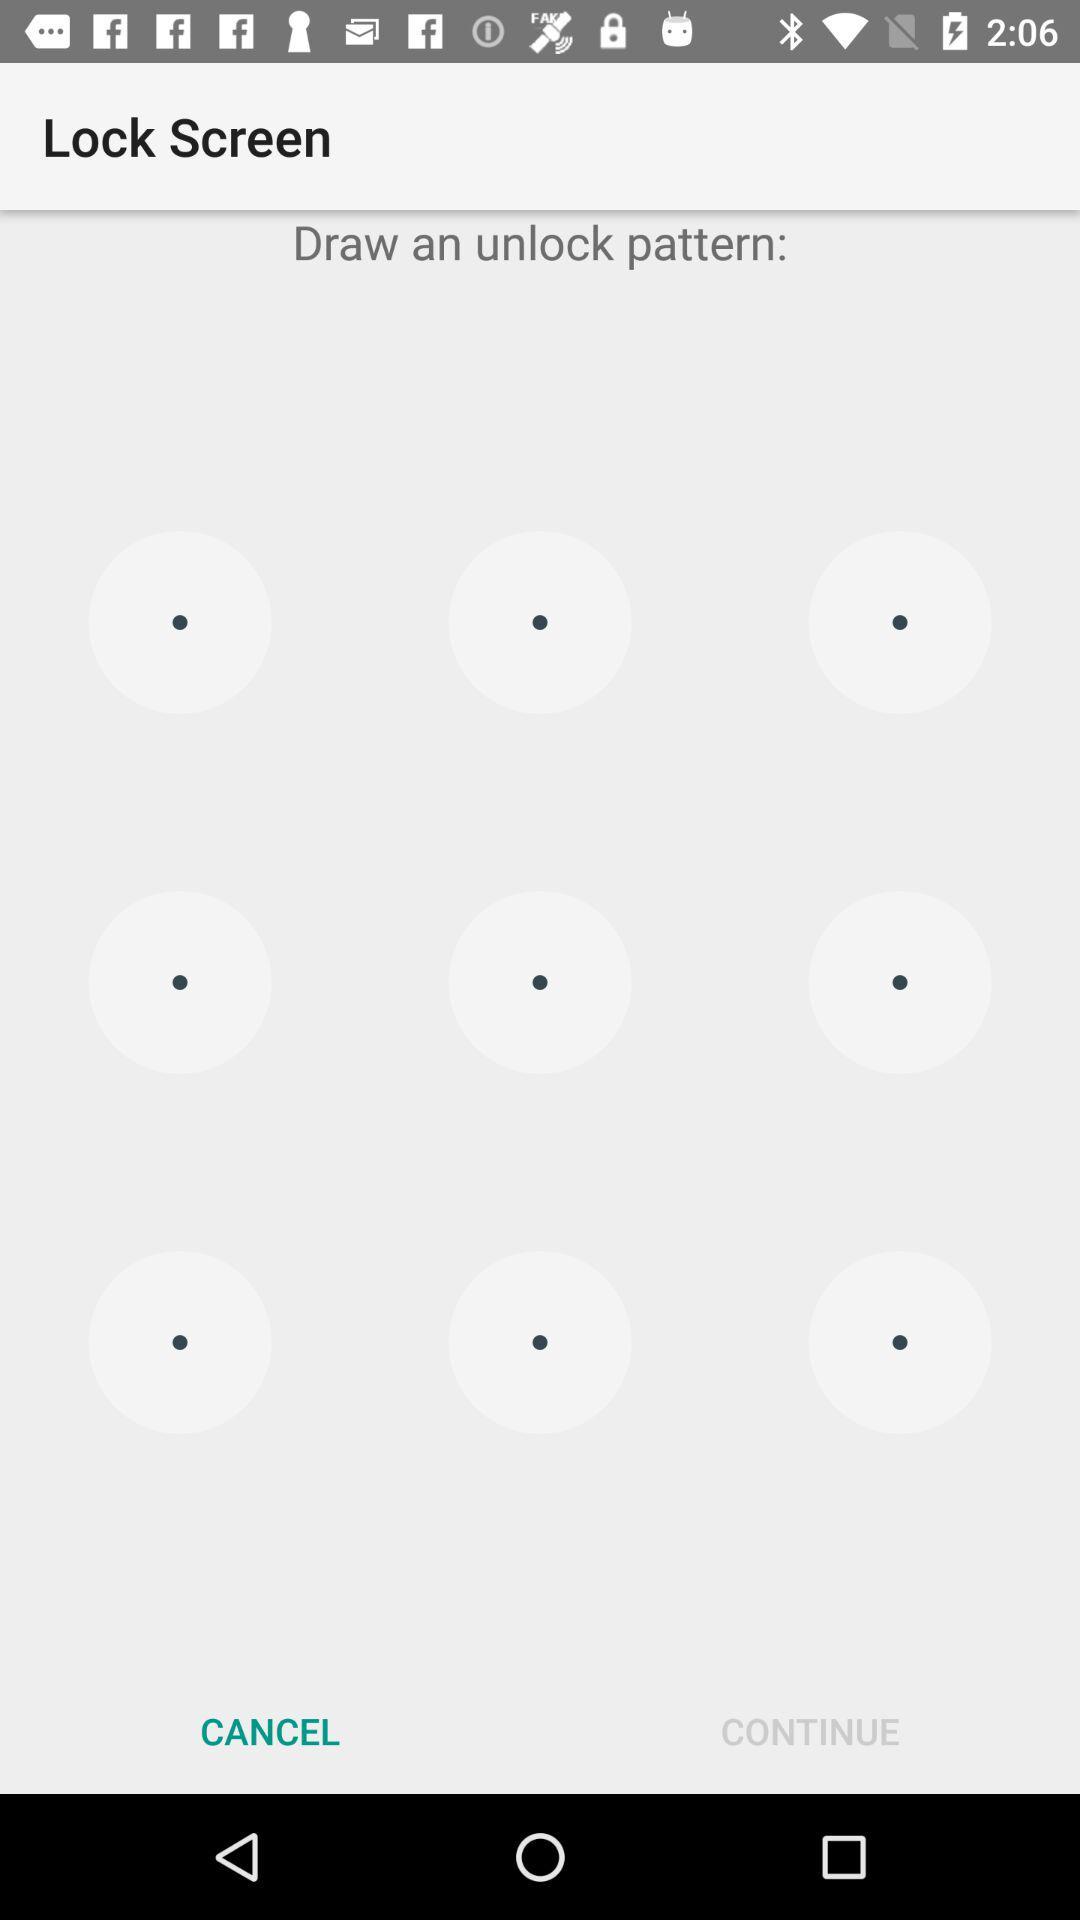 The image size is (1080, 1920). I want to click on the continue, so click(810, 1730).